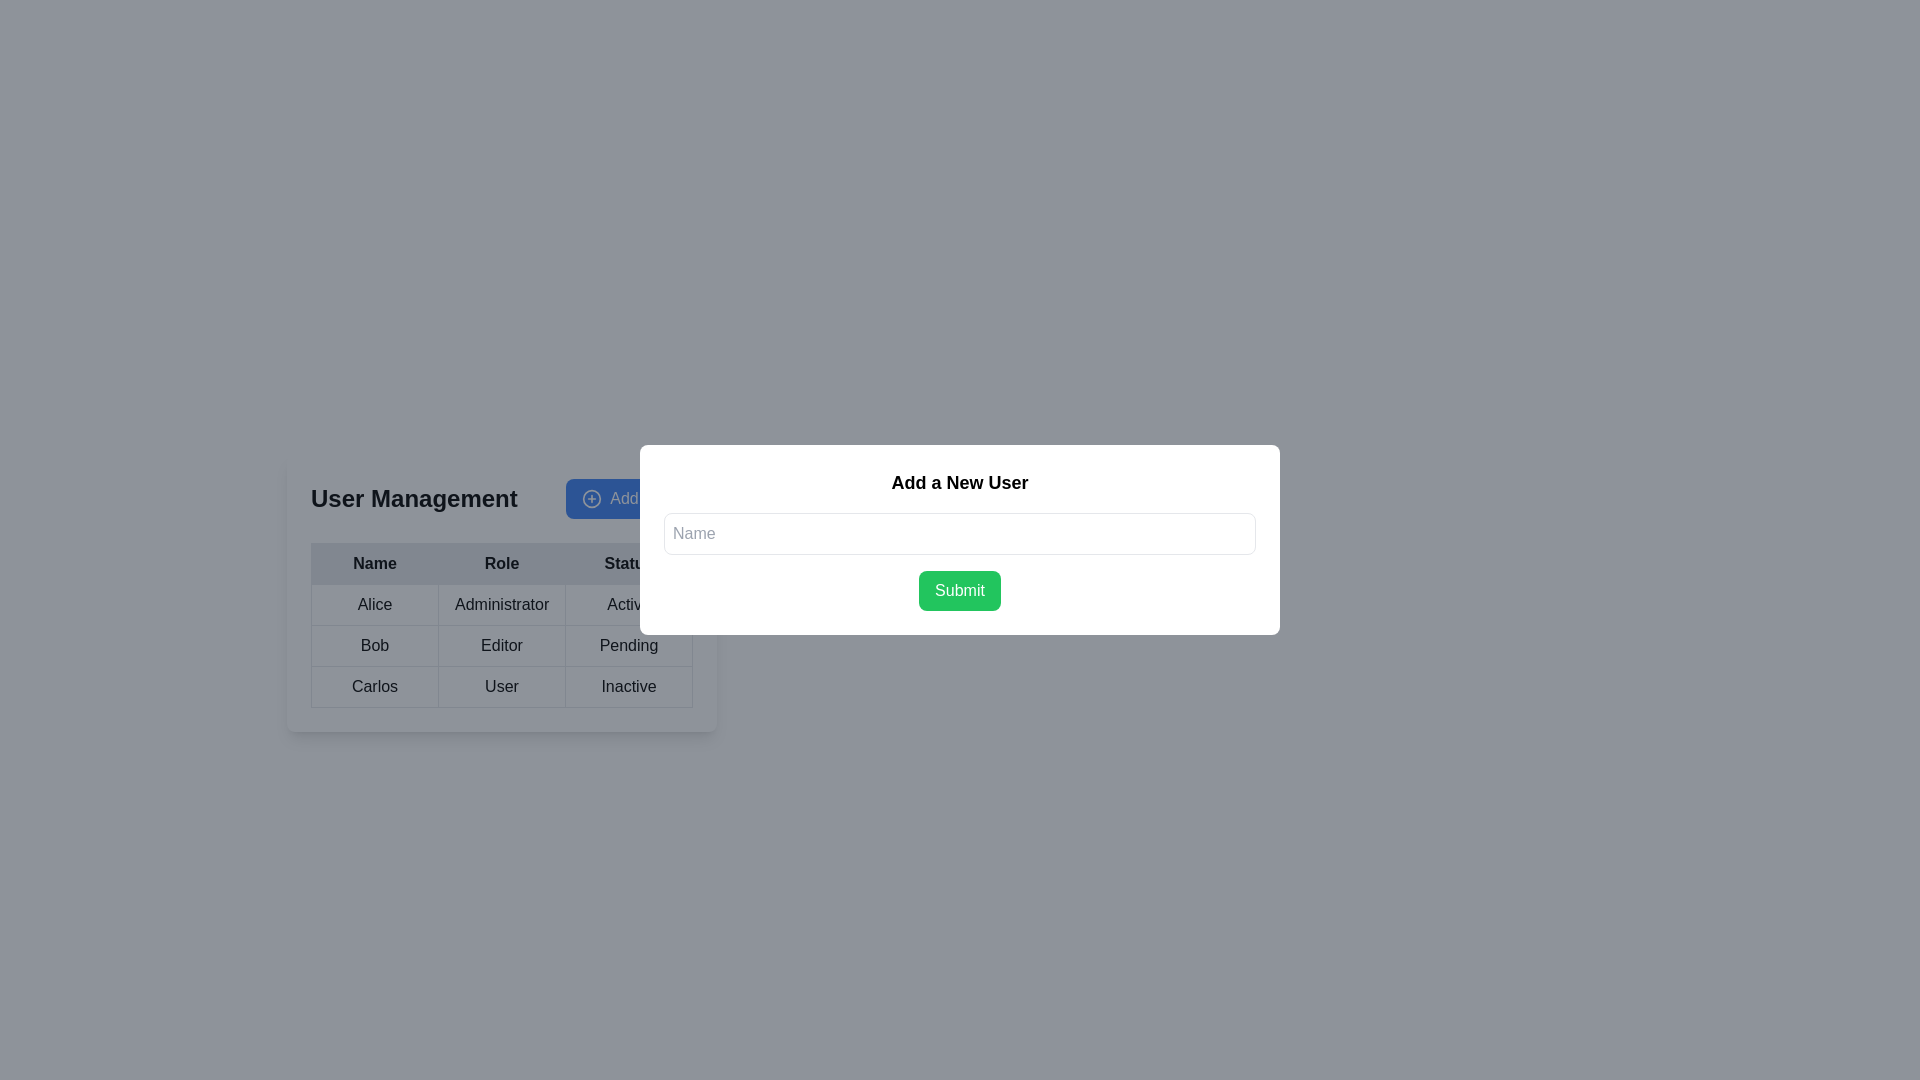 This screenshot has height=1080, width=1920. I want to click on the button with a blue background and white text reading 'Add User', which is positioned to the right of the heading 'User Management', so click(628, 497).